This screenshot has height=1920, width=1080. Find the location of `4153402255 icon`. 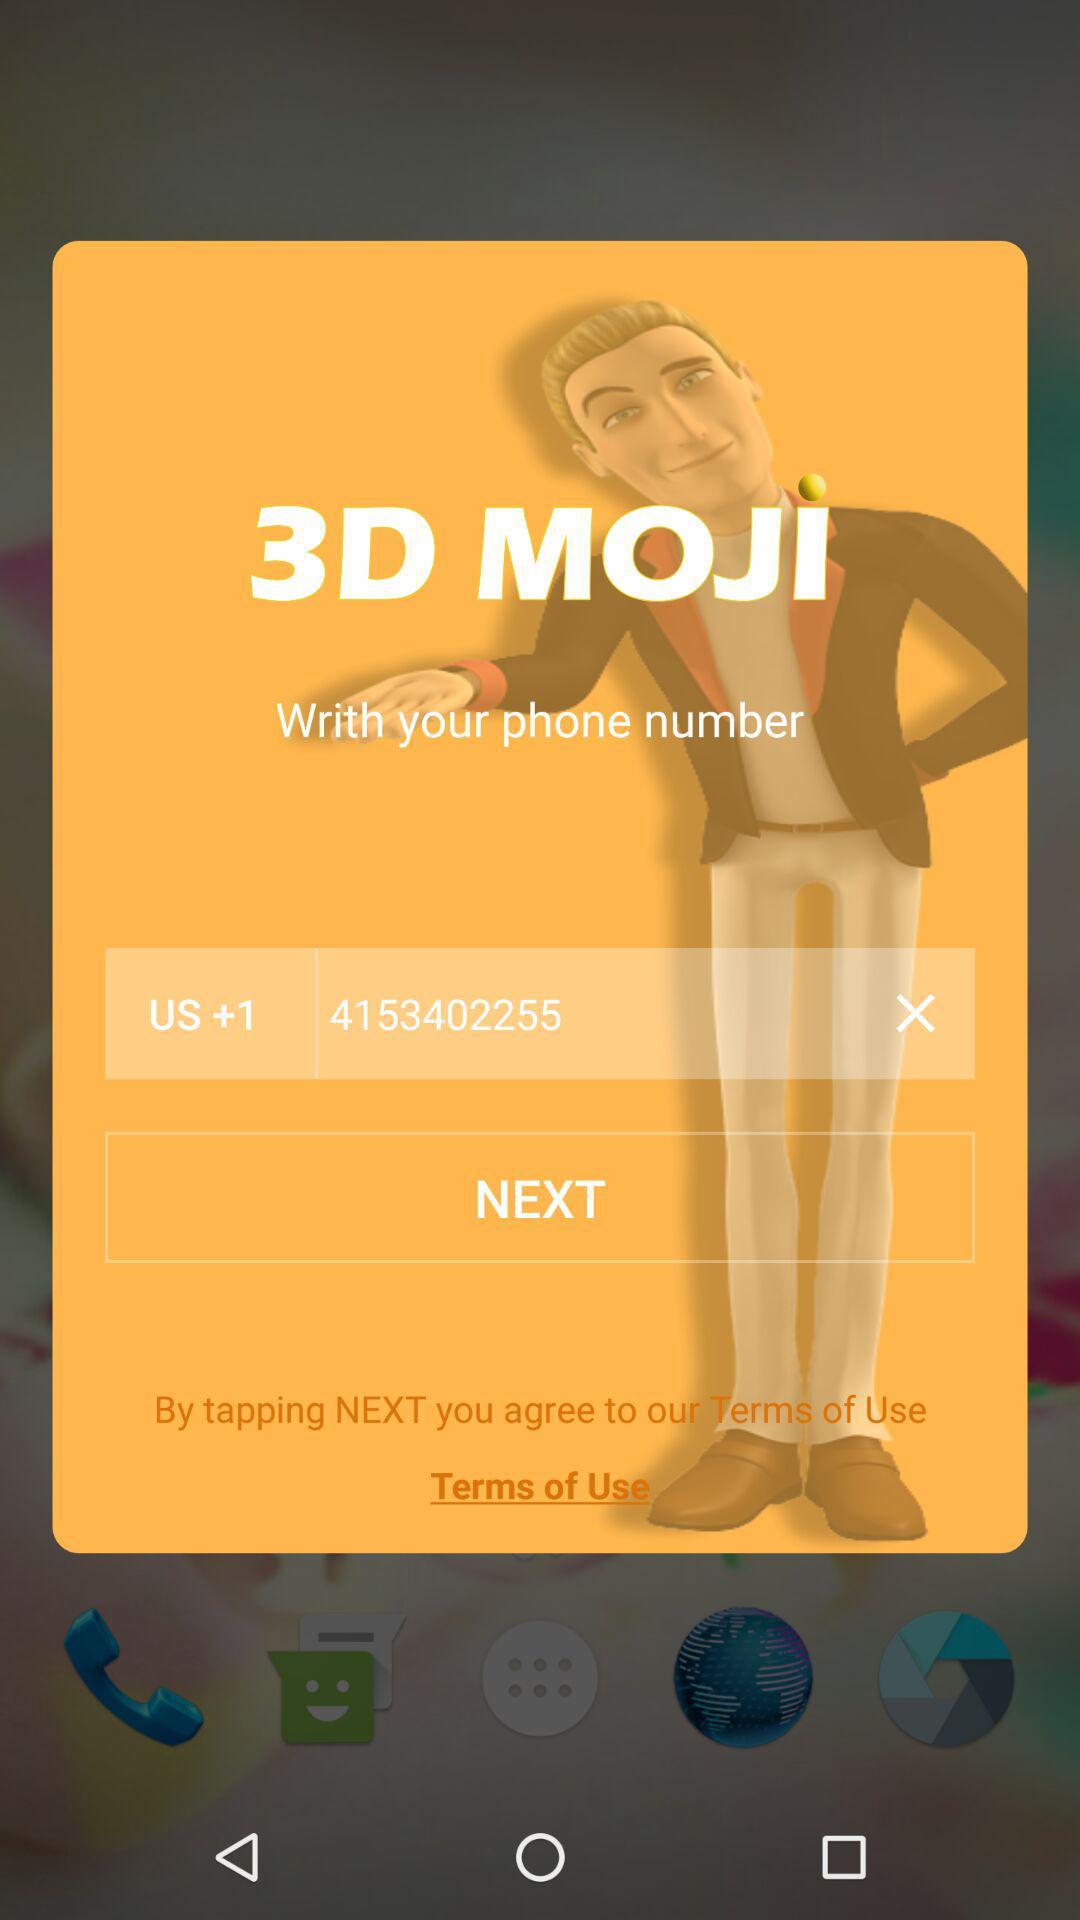

4153402255 icon is located at coordinates (598, 1013).